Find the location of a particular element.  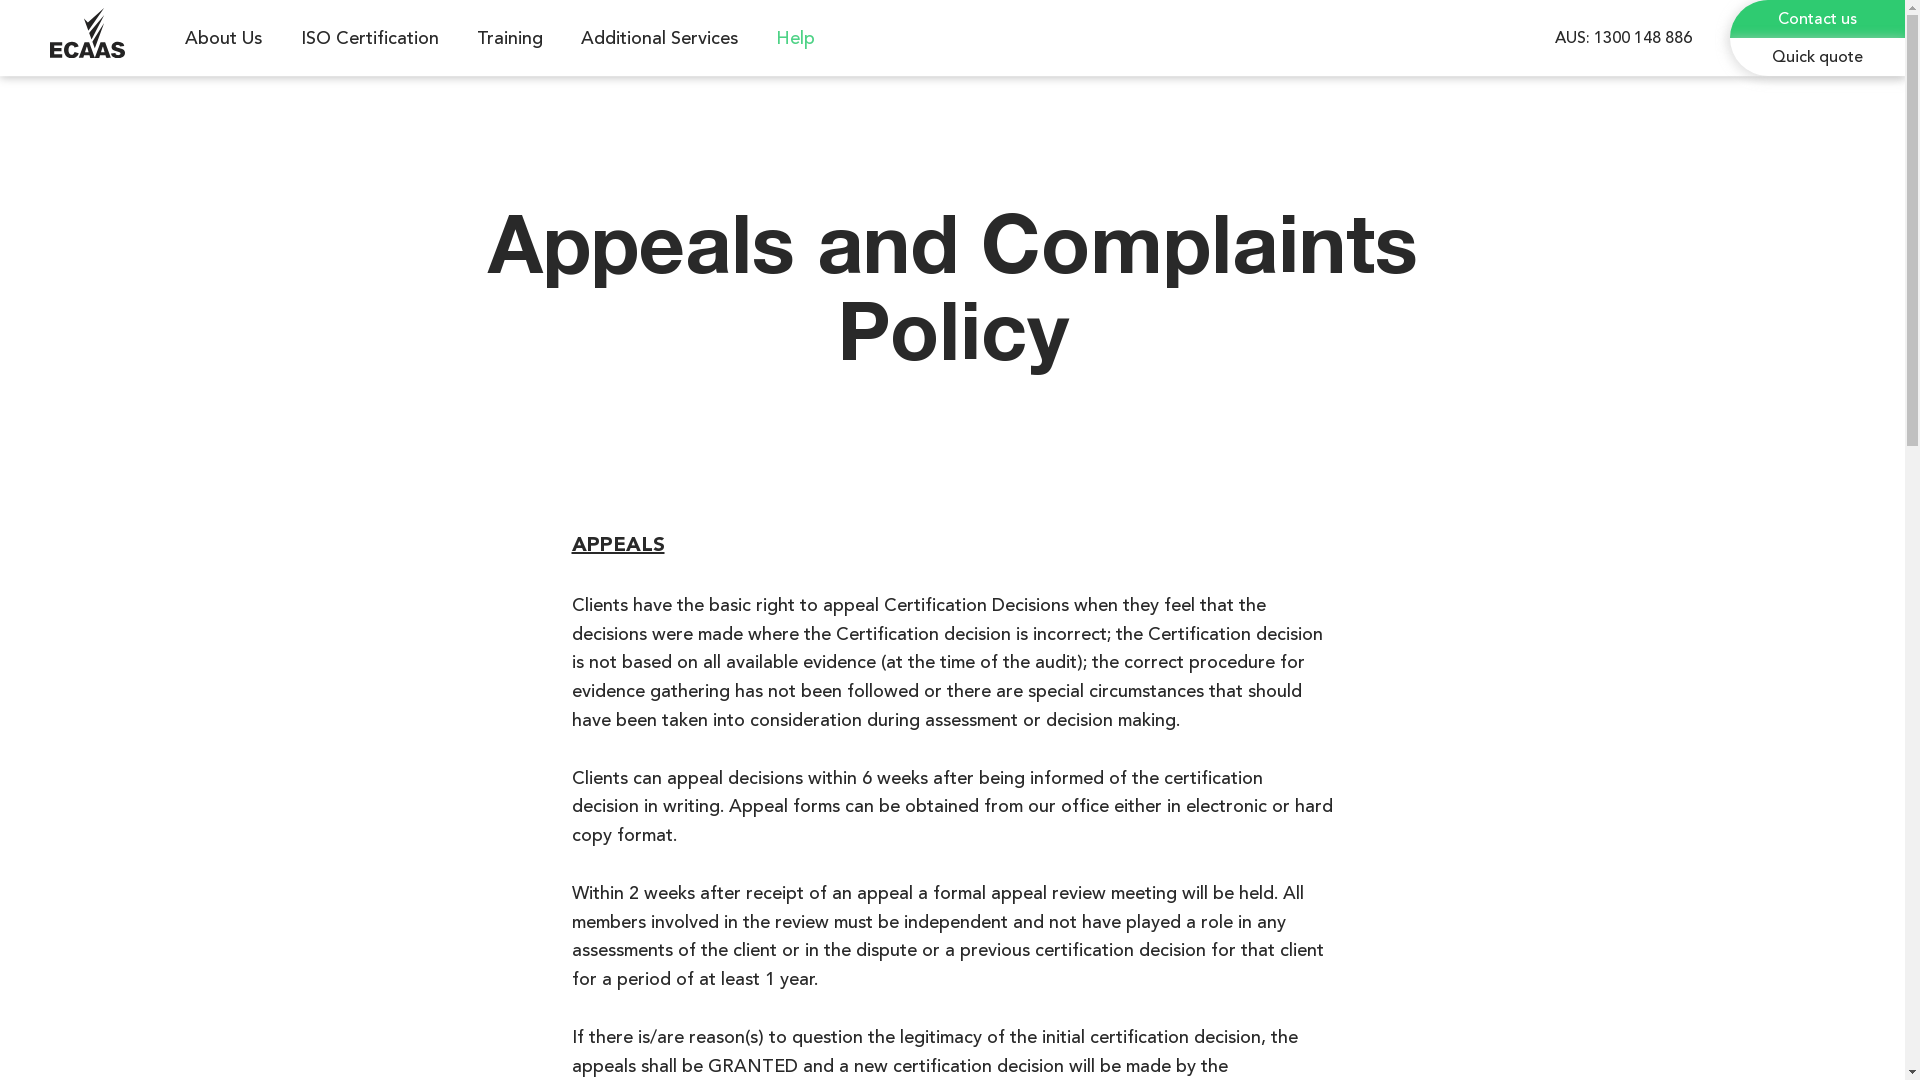

'About Us' is located at coordinates (227, 38).